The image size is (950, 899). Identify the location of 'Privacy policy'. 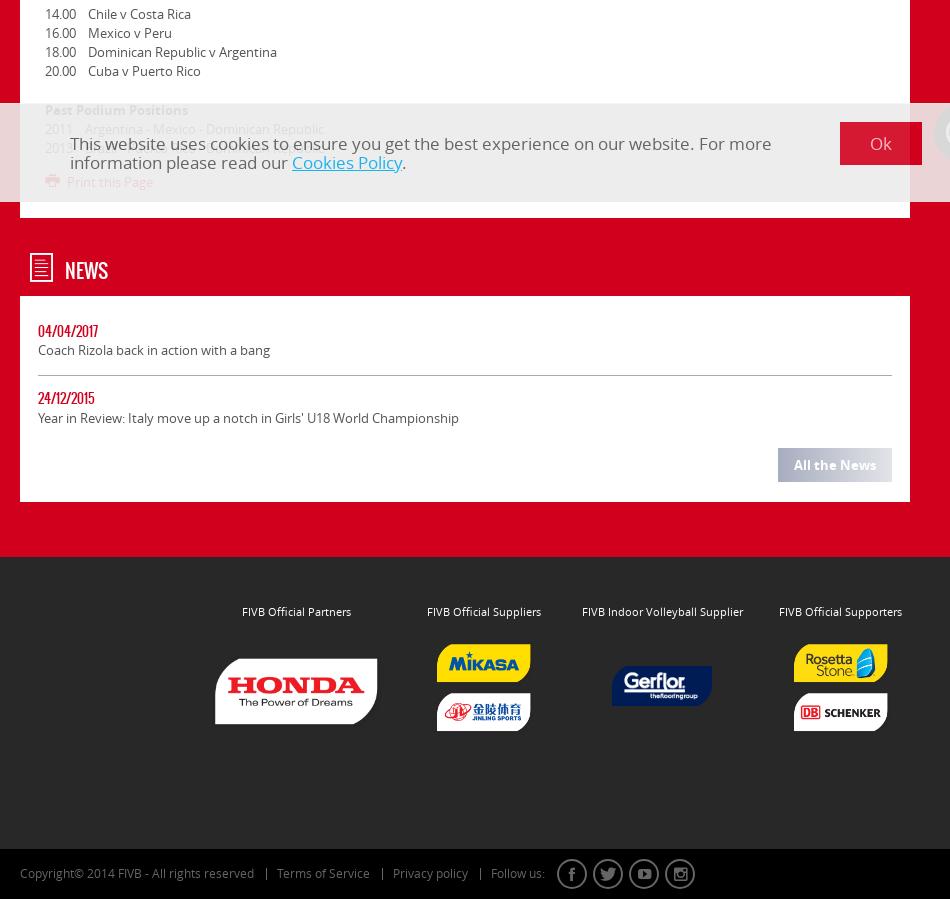
(429, 873).